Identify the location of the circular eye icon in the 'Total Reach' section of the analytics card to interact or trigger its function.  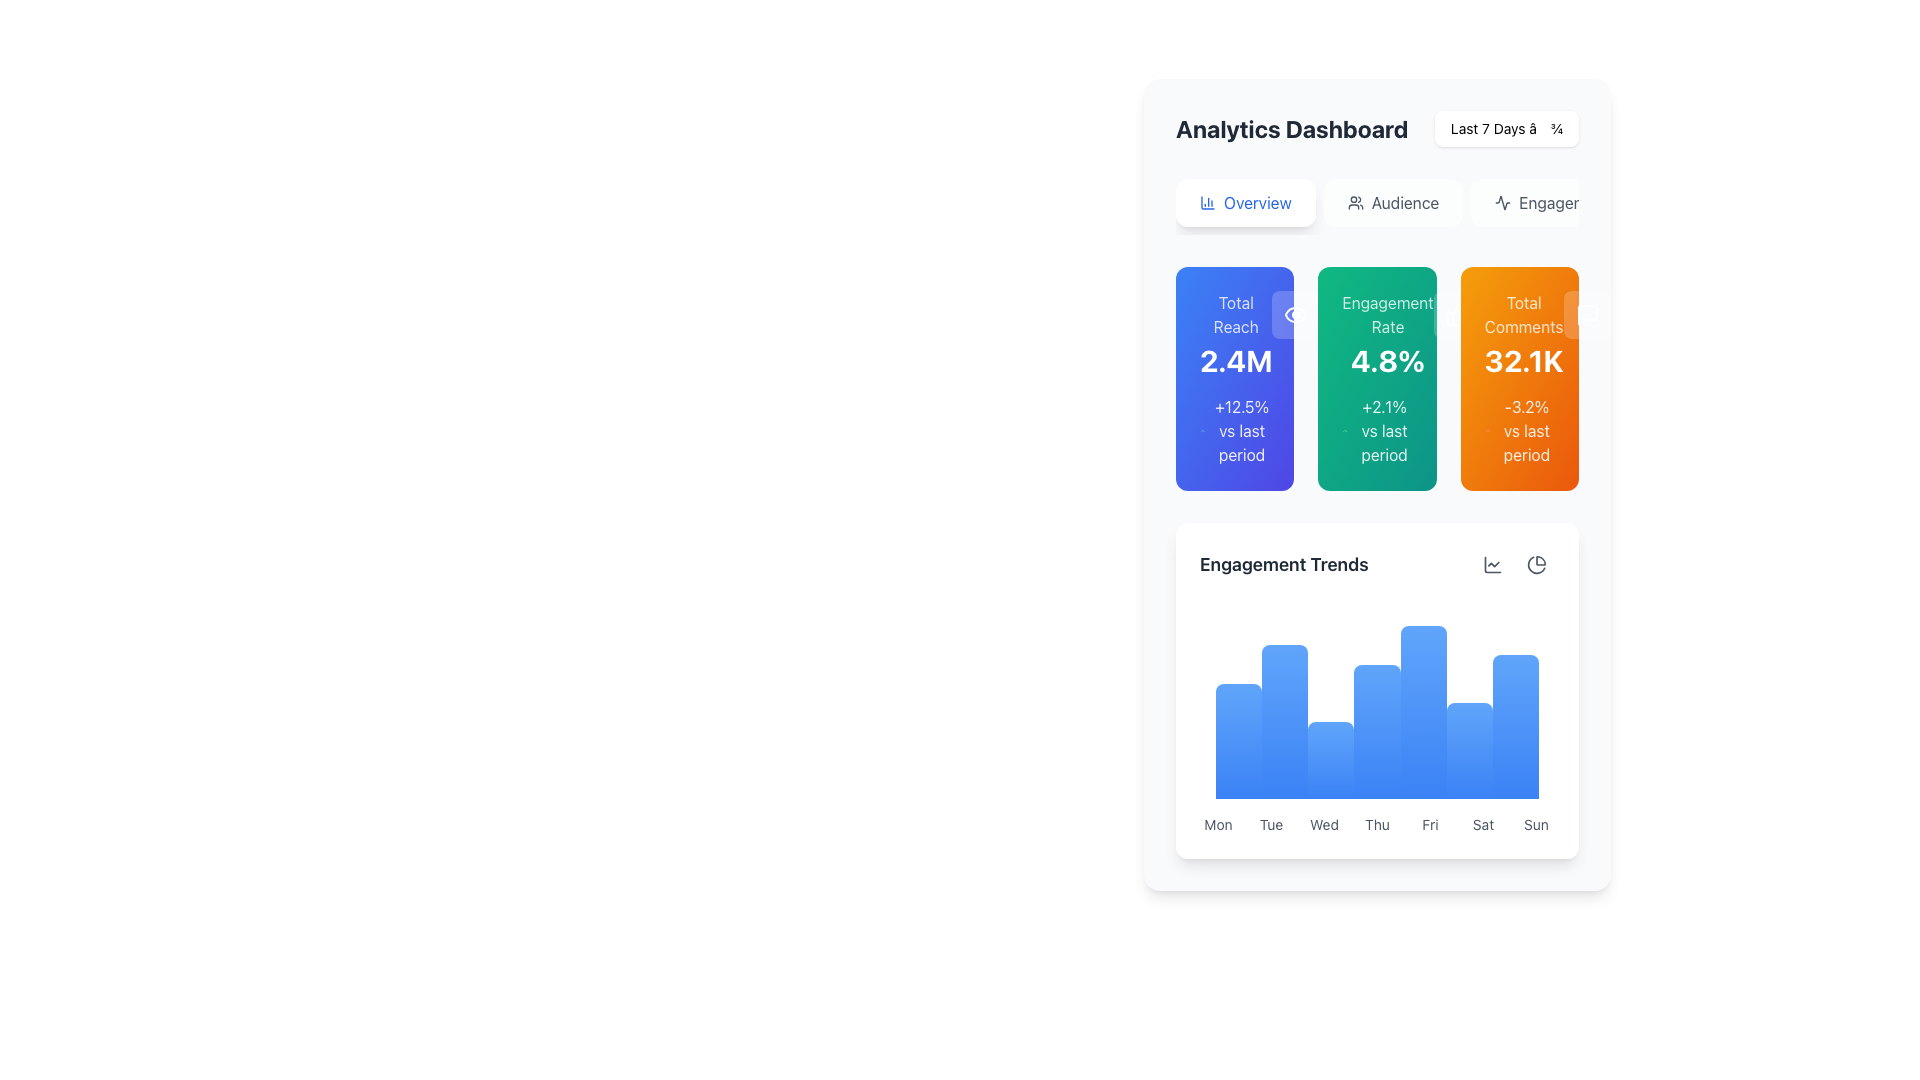
(1296, 315).